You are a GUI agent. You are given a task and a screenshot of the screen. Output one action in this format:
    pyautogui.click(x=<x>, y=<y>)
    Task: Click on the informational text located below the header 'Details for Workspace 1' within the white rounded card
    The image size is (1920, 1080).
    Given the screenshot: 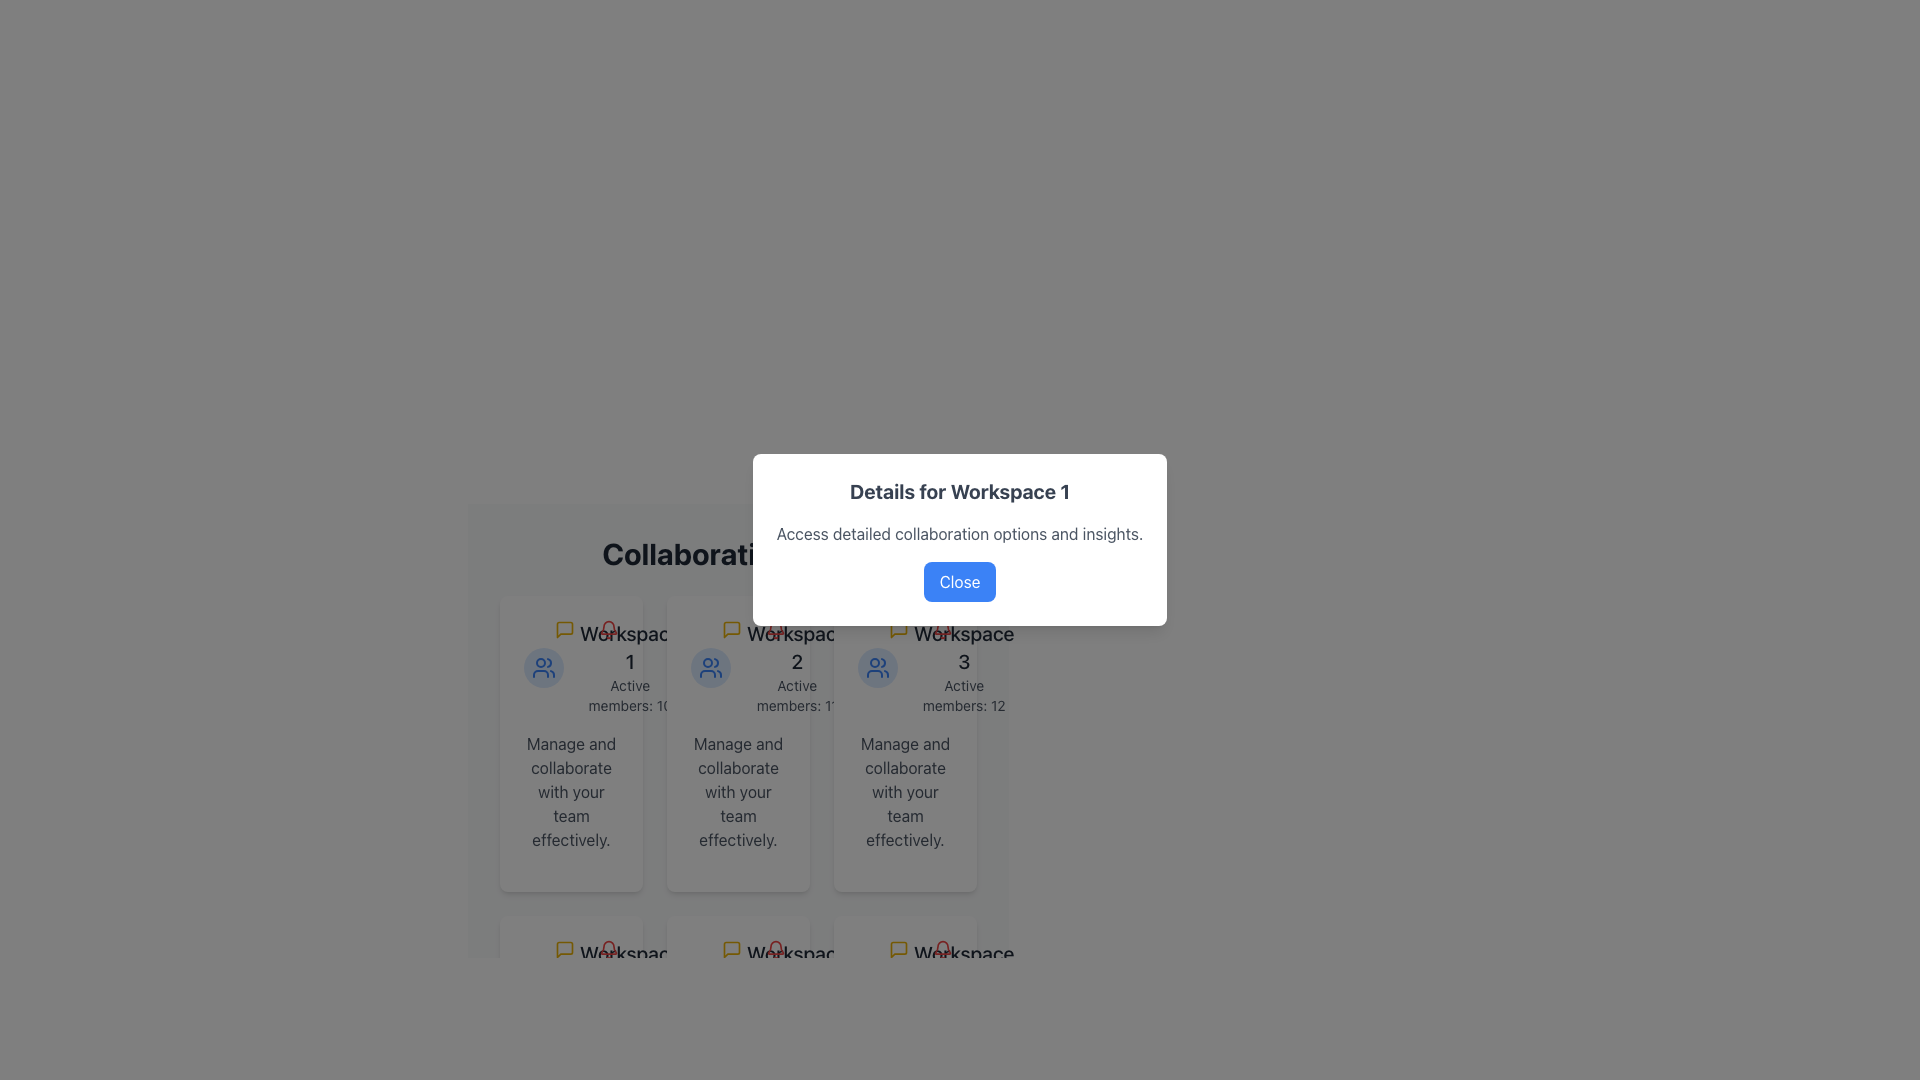 What is the action you would take?
    pyautogui.click(x=960, y=532)
    